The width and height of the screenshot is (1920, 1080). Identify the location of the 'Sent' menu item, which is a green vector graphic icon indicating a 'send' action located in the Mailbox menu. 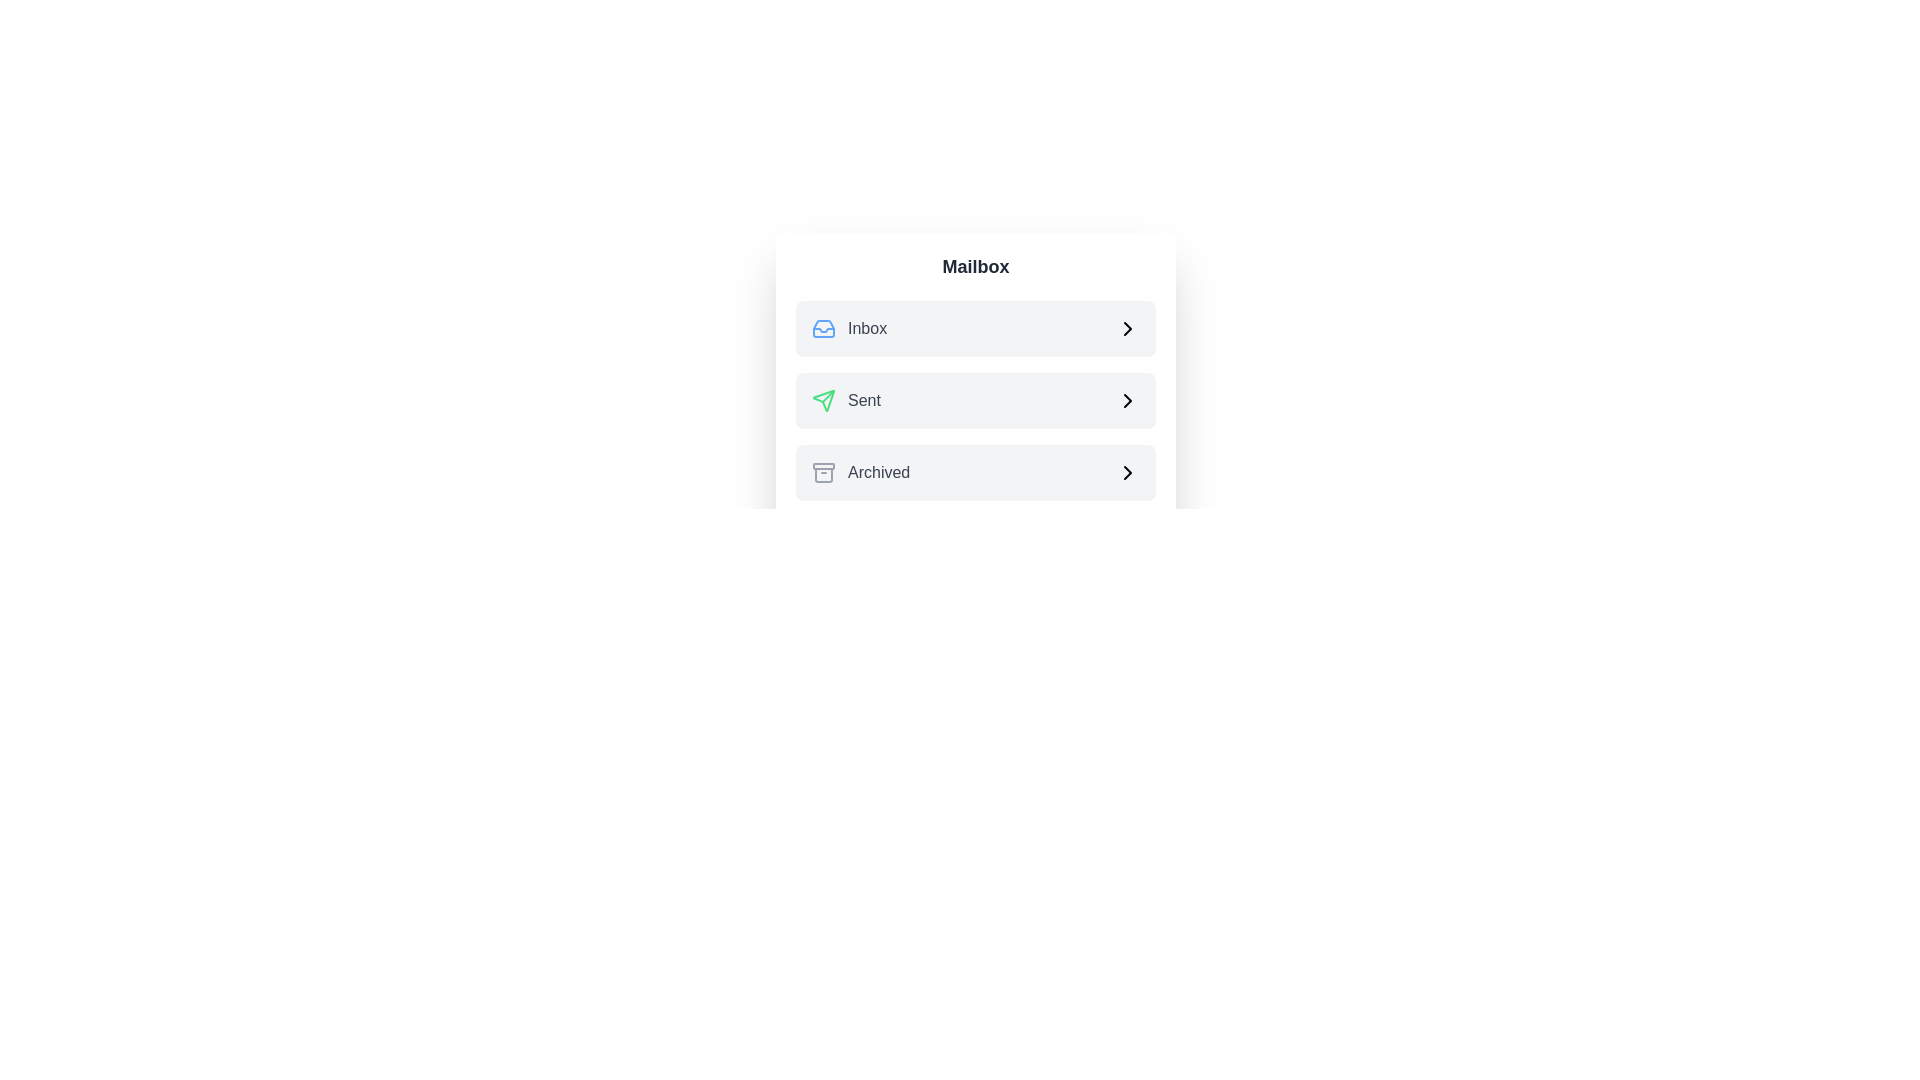
(828, 396).